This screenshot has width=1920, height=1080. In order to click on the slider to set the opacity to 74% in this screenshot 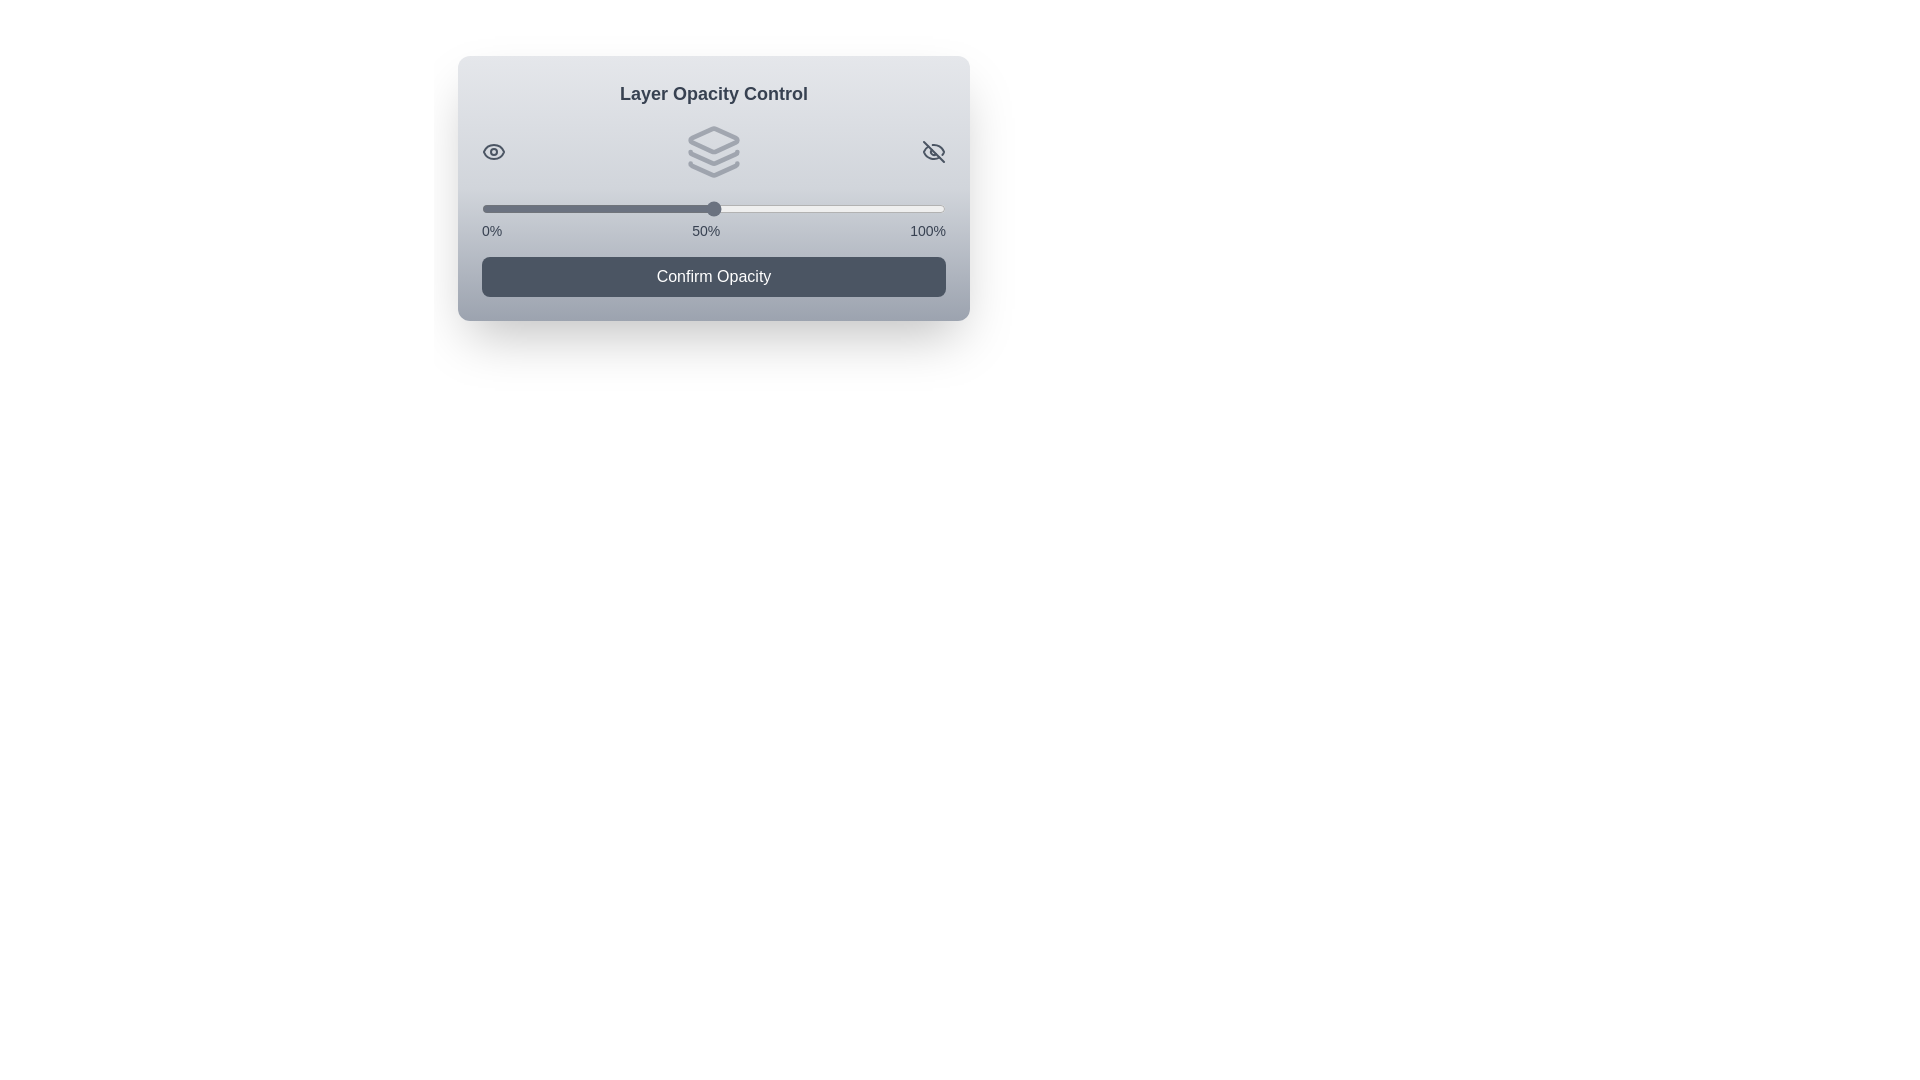, I will do `click(825, 208)`.